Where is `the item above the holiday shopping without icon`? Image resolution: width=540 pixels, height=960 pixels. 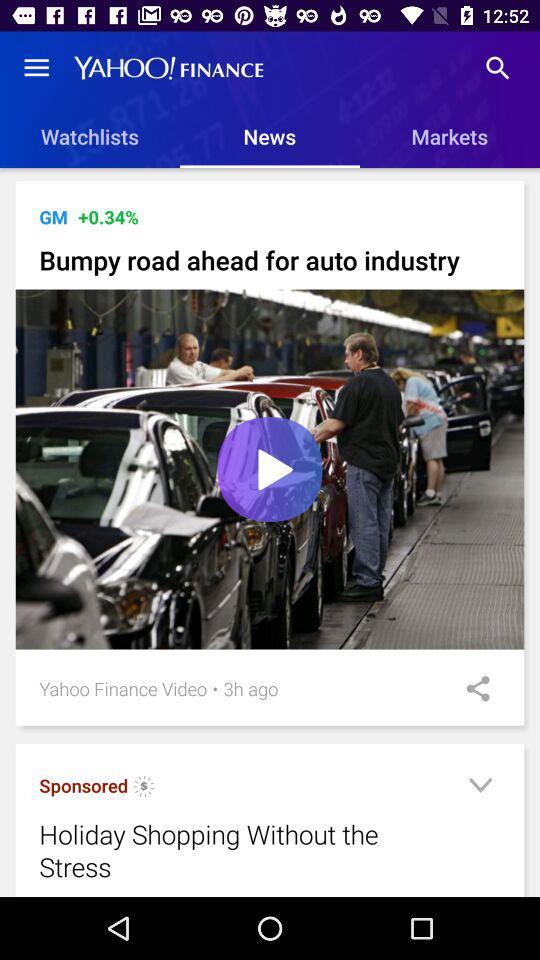 the item above the holiday shopping without icon is located at coordinates (214, 688).